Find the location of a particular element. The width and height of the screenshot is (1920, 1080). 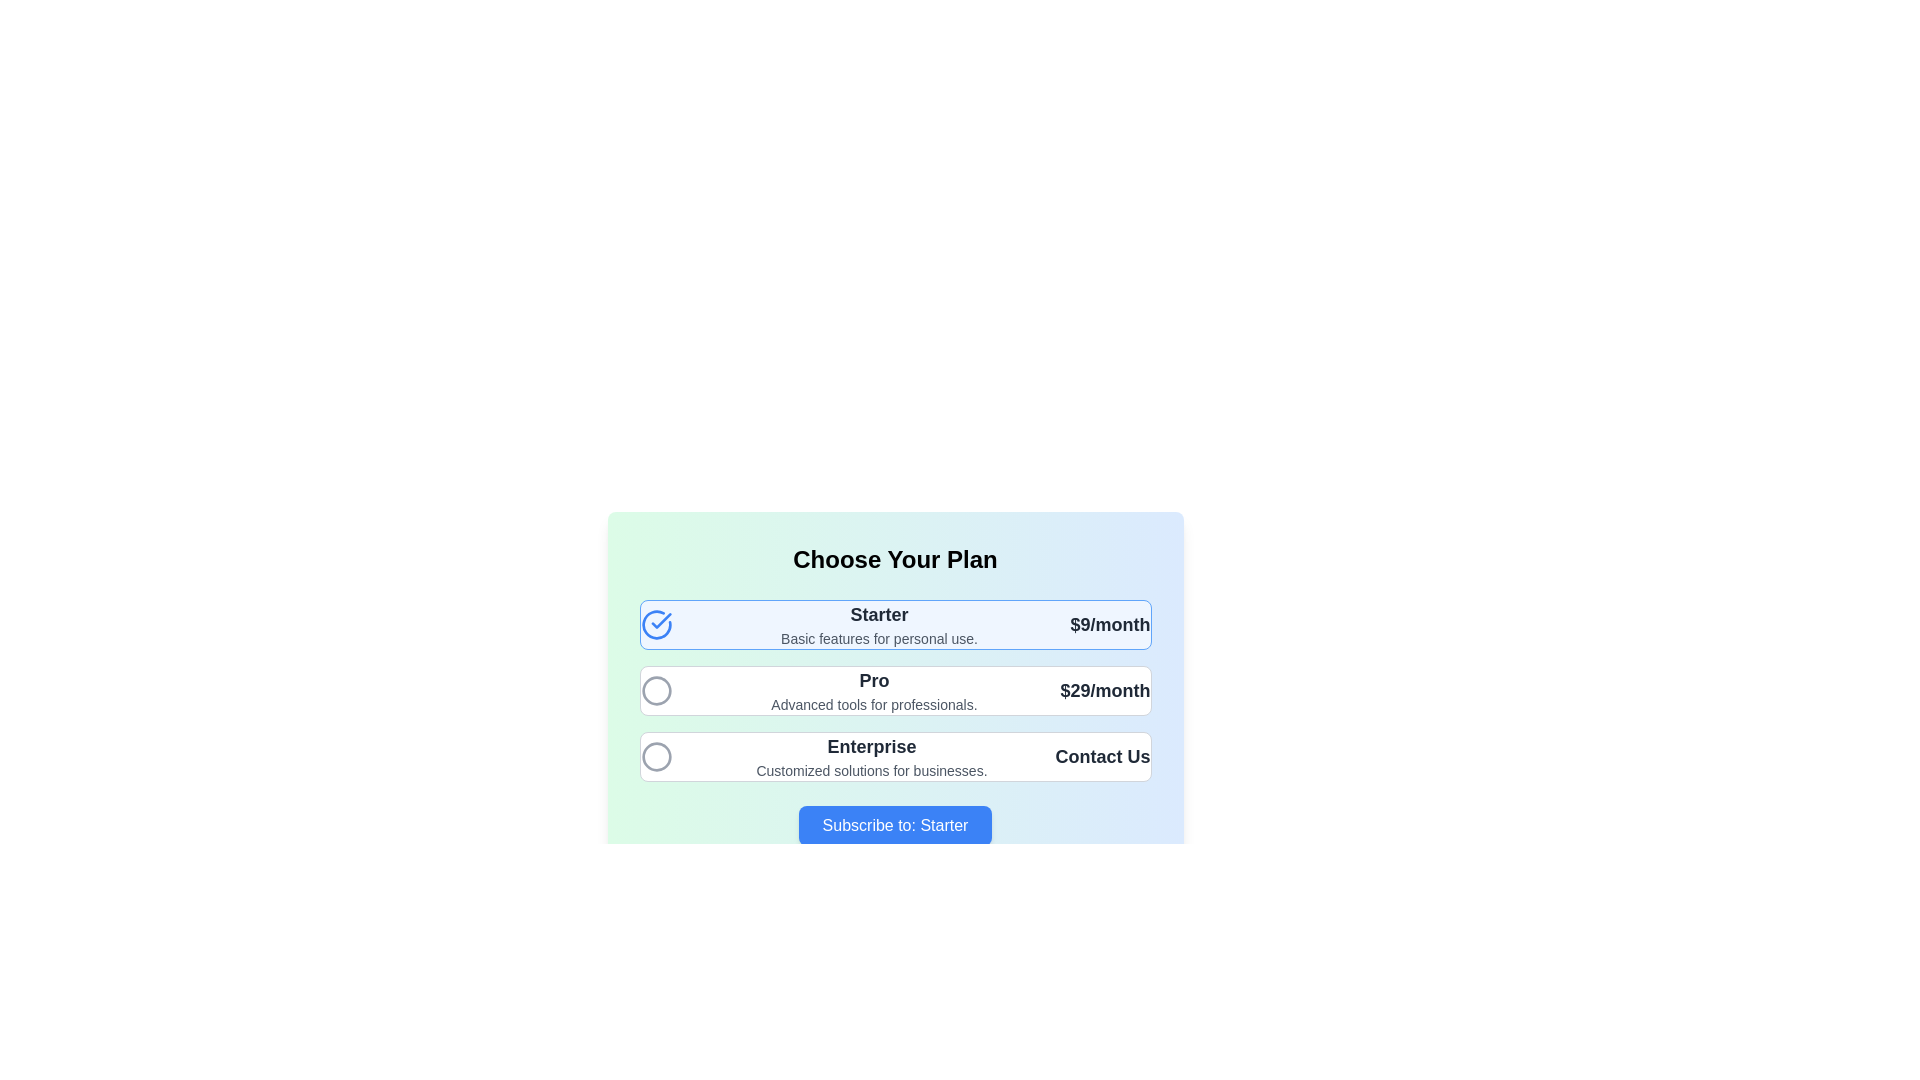

the static text describing features of the 'Enterprise' plan, located below the 'Enterprise' option's title in the 'Choose Your Plan' section is located at coordinates (872, 770).